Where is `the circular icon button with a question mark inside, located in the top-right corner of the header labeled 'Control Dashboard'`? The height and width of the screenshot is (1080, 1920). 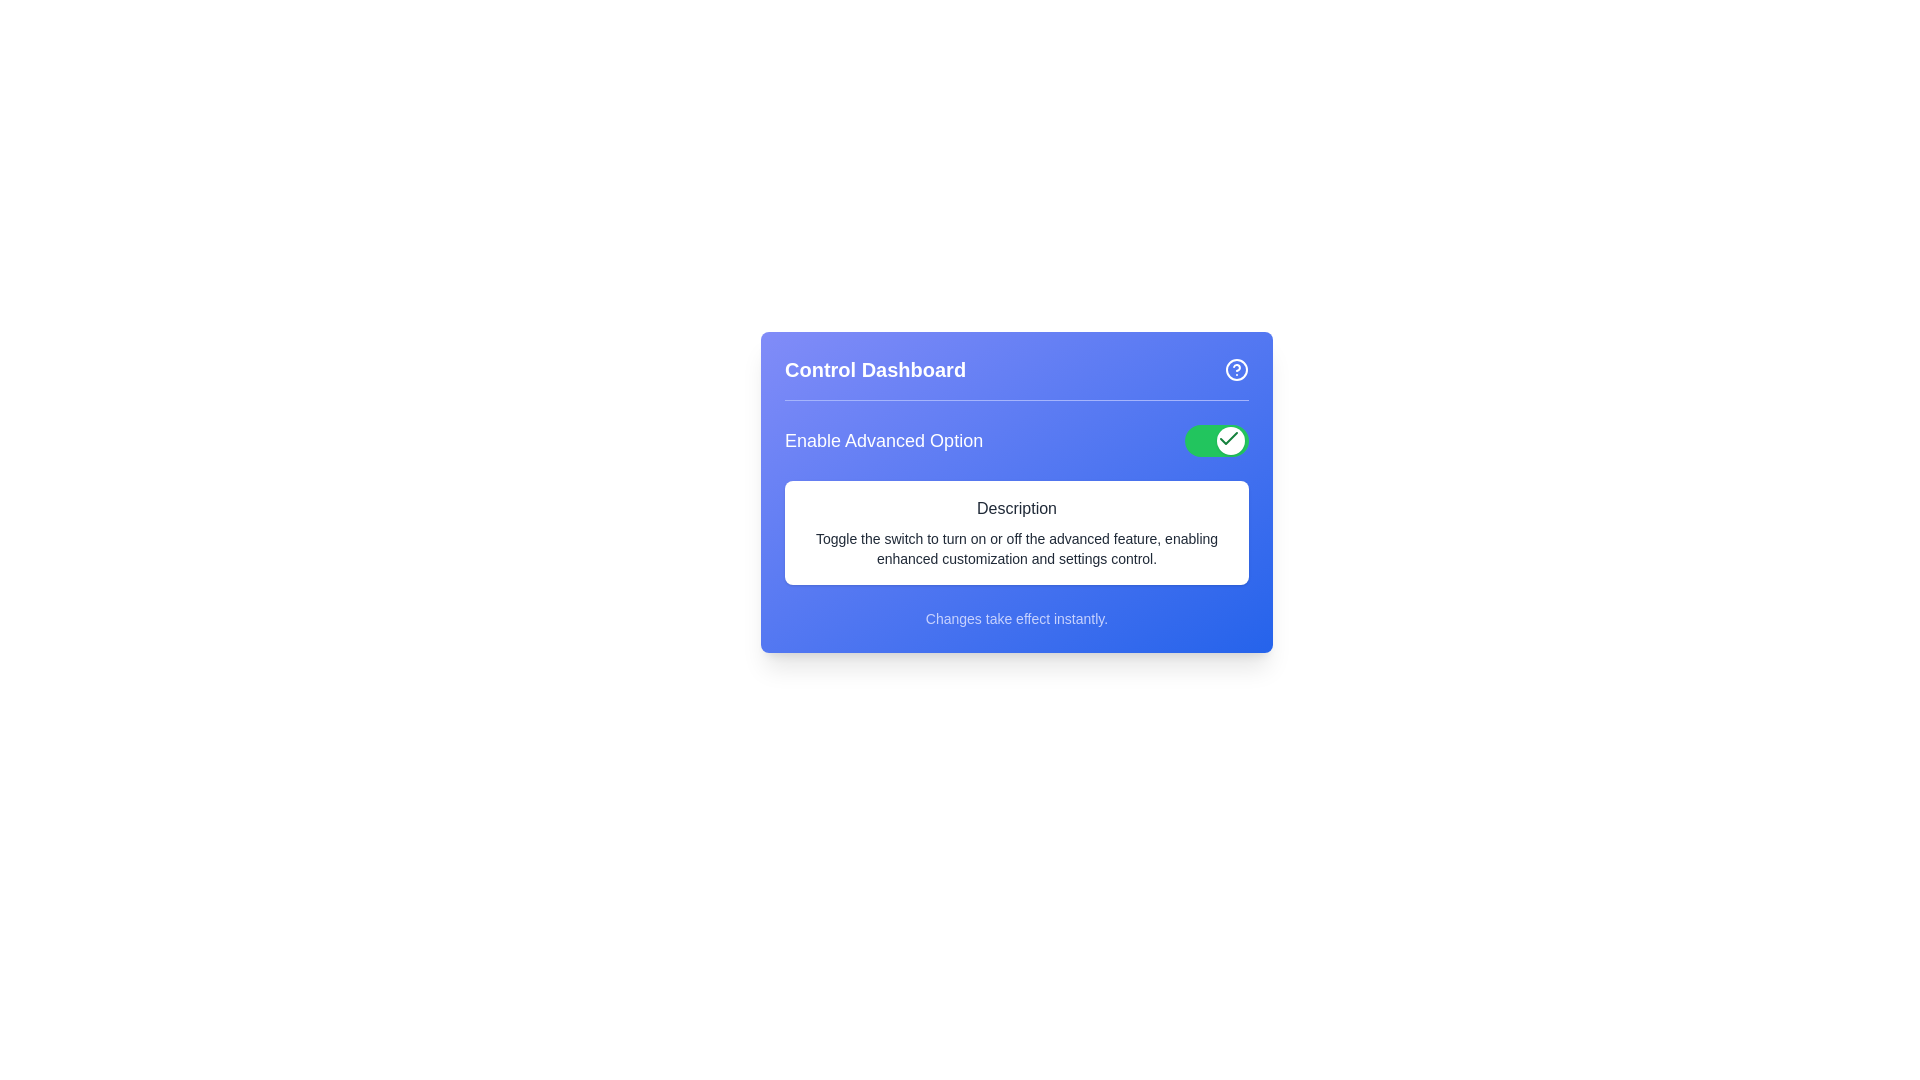
the circular icon button with a question mark inside, located in the top-right corner of the header labeled 'Control Dashboard' is located at coordinates (1236, 370).